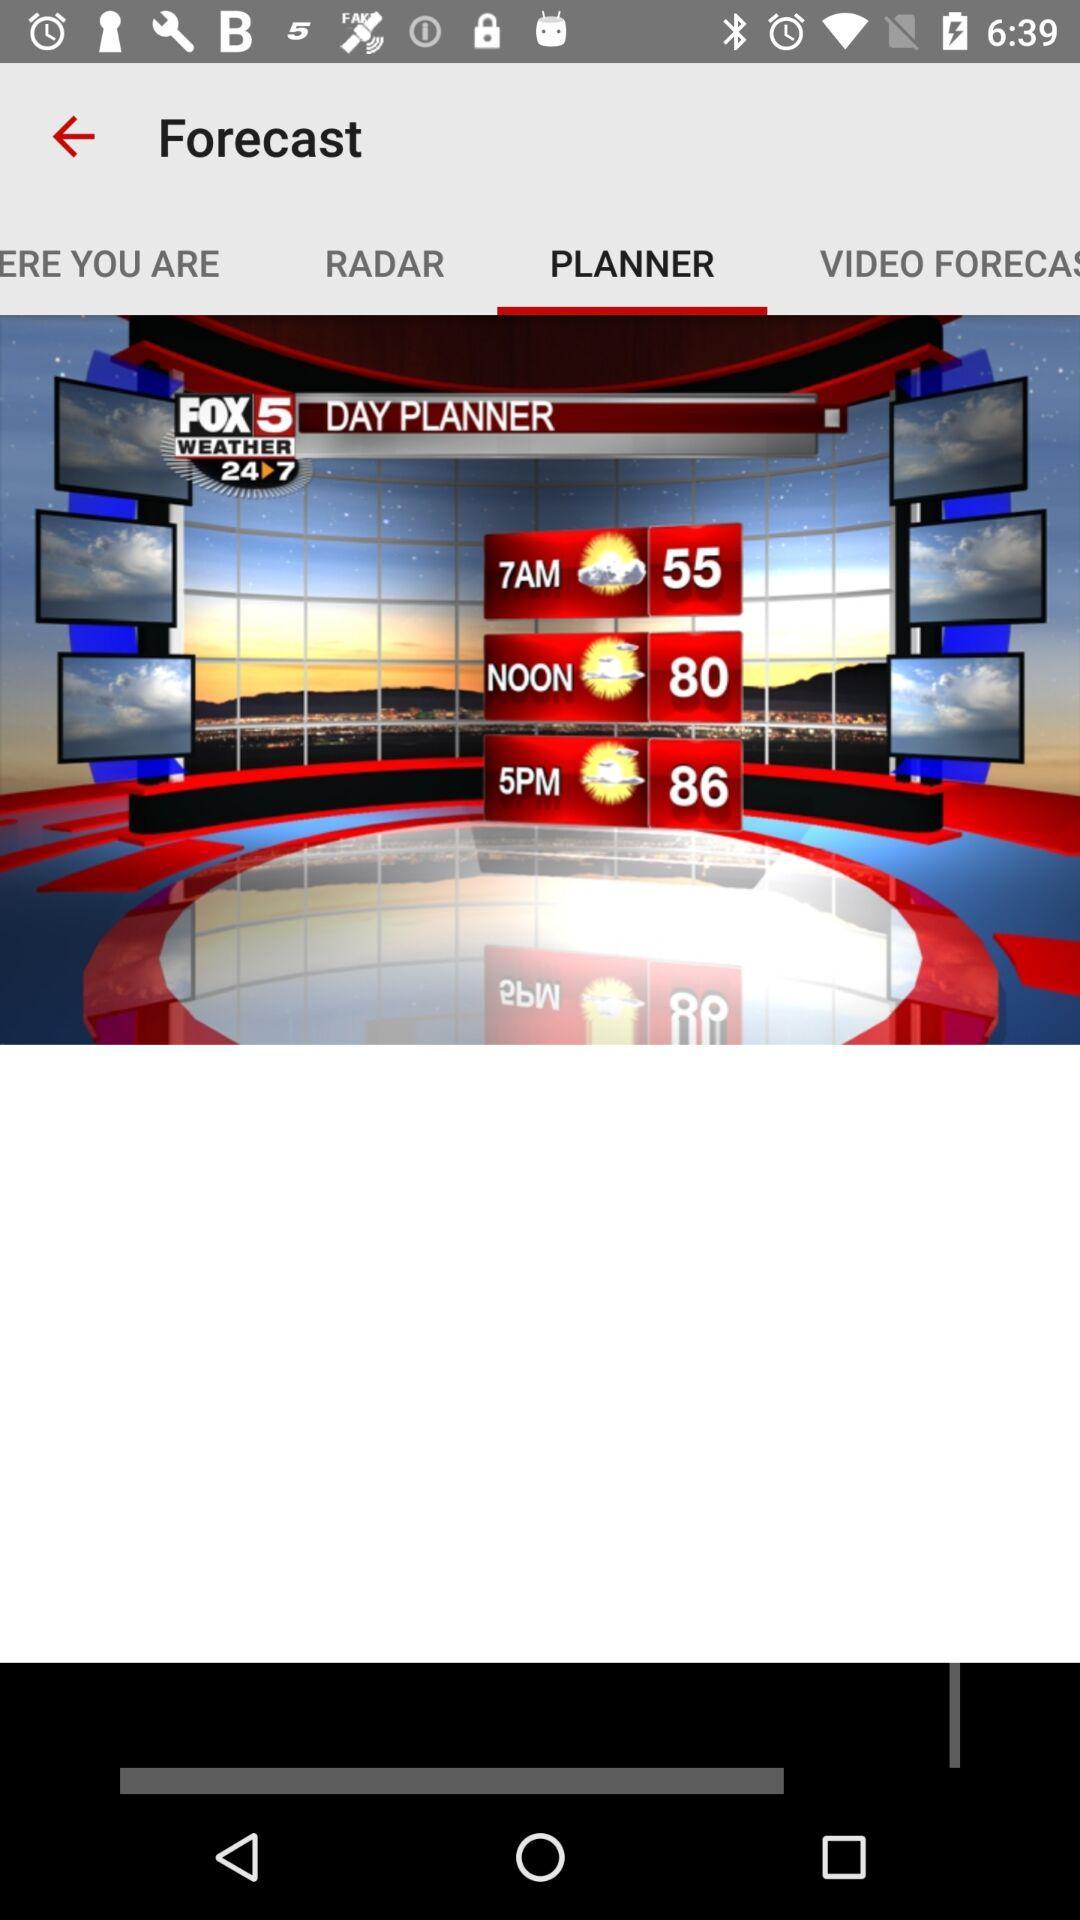  Describe the element at coordinates (540, 1727) in the screenshot. I see `open advertisement` at that location.